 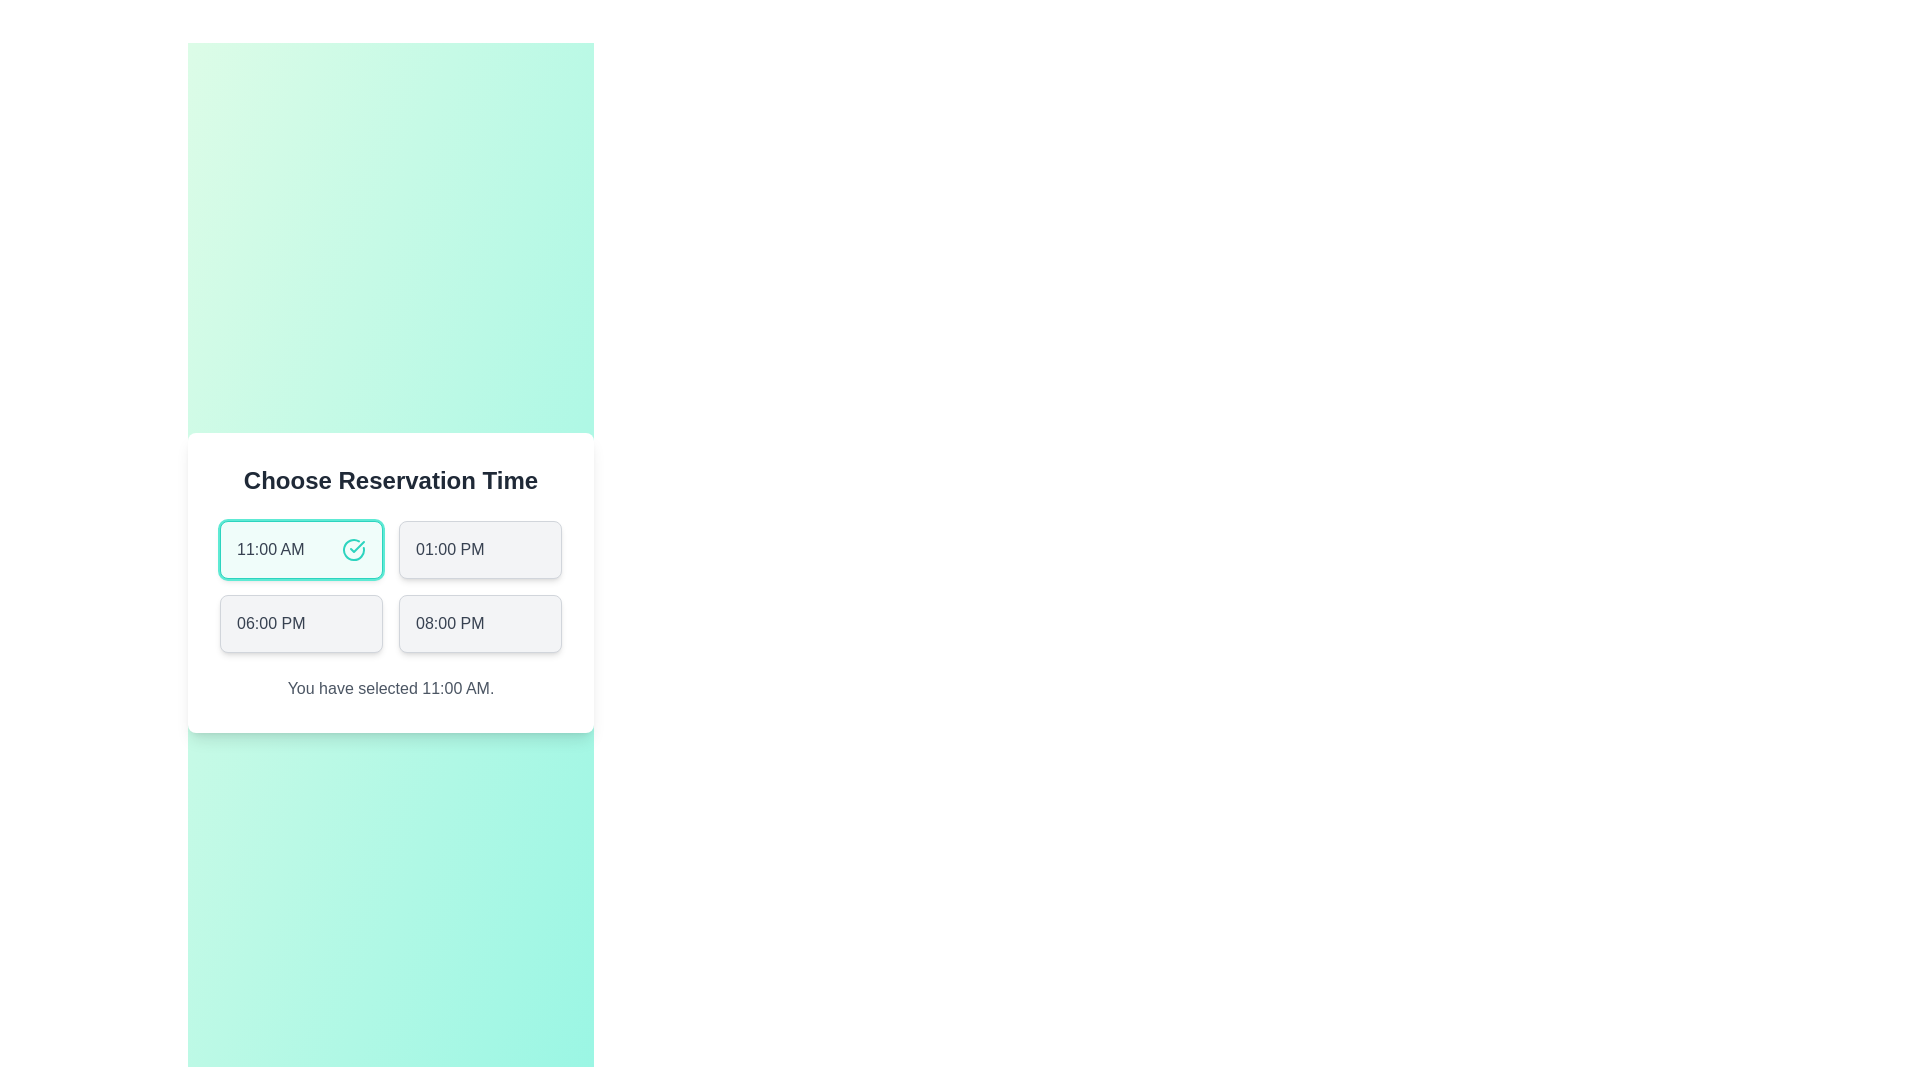 What do you see at coordinates (390, 582) in the screenshot?
I see `the interactive button grid within the modal titled 'Choose Reservation Time'` at bounding box center [390, 582].